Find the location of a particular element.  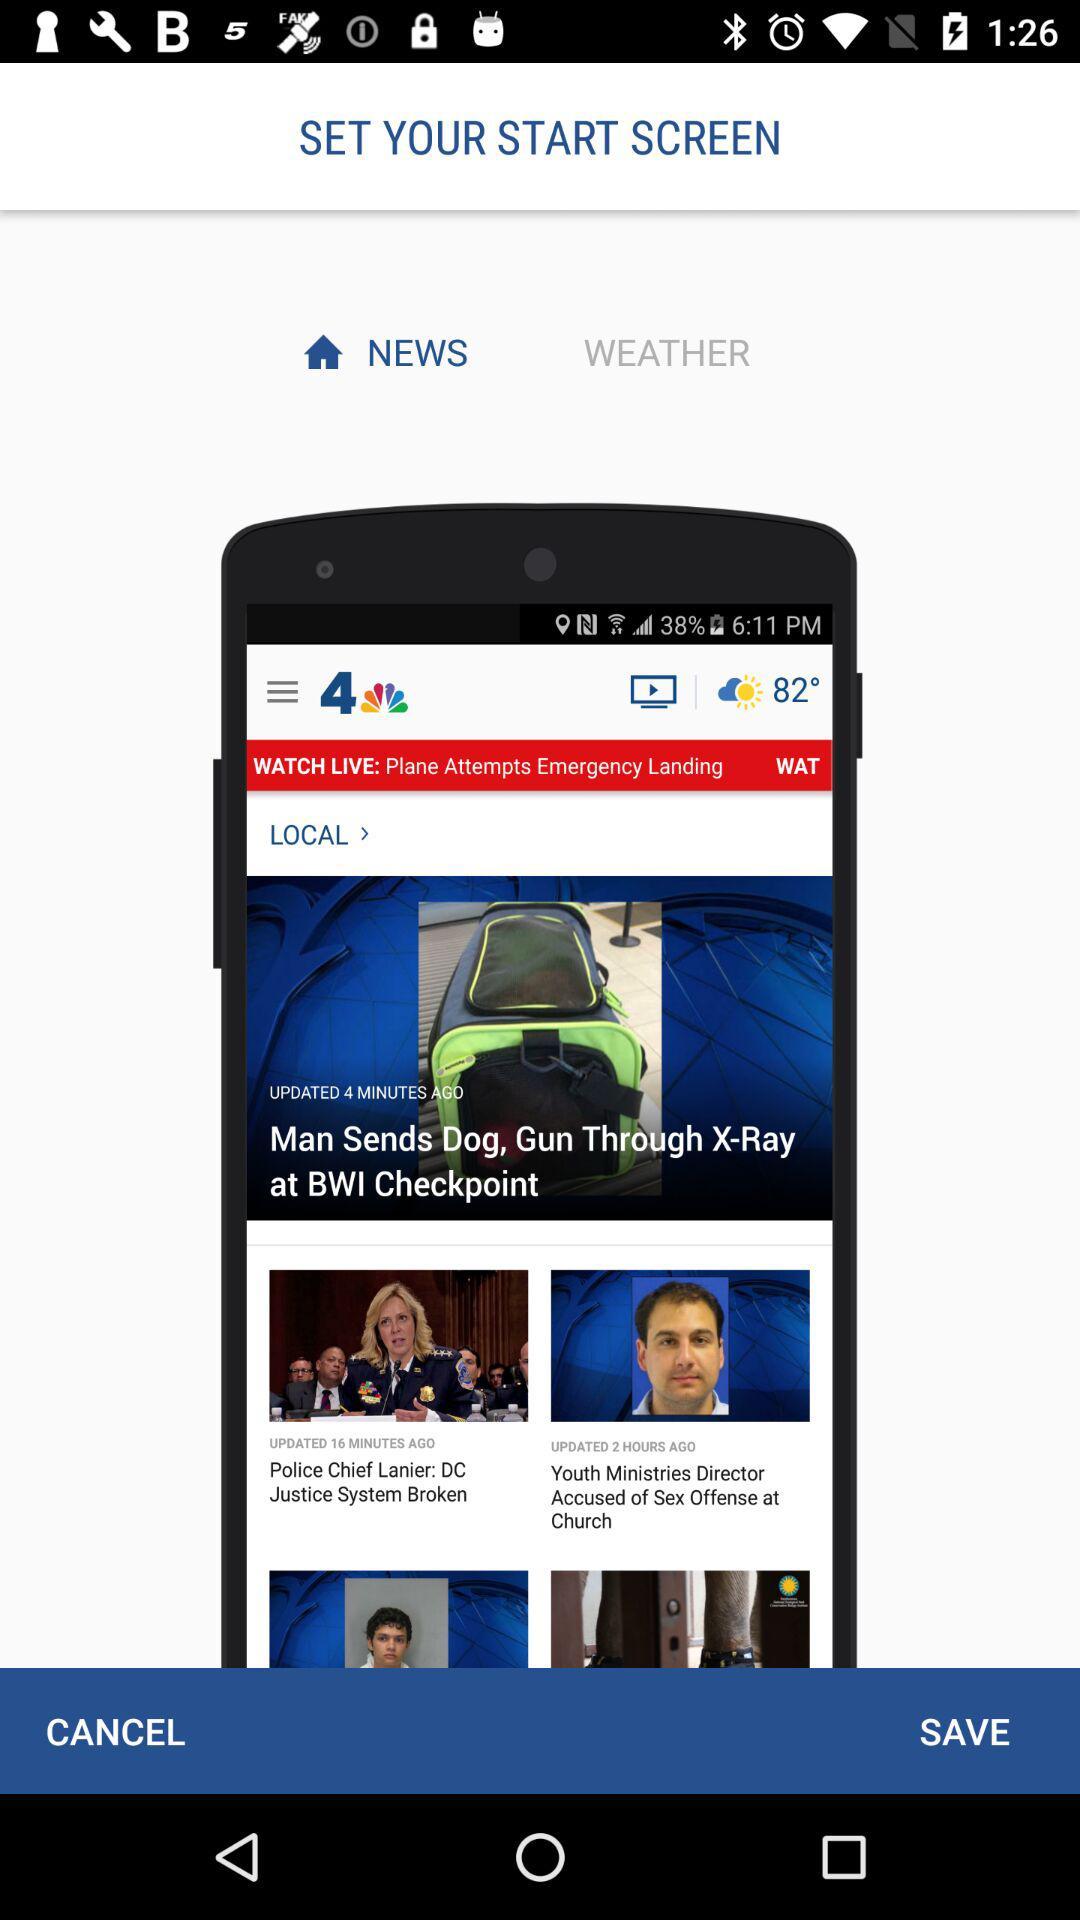

icon below set your start item is located at coordinates (411, 351).